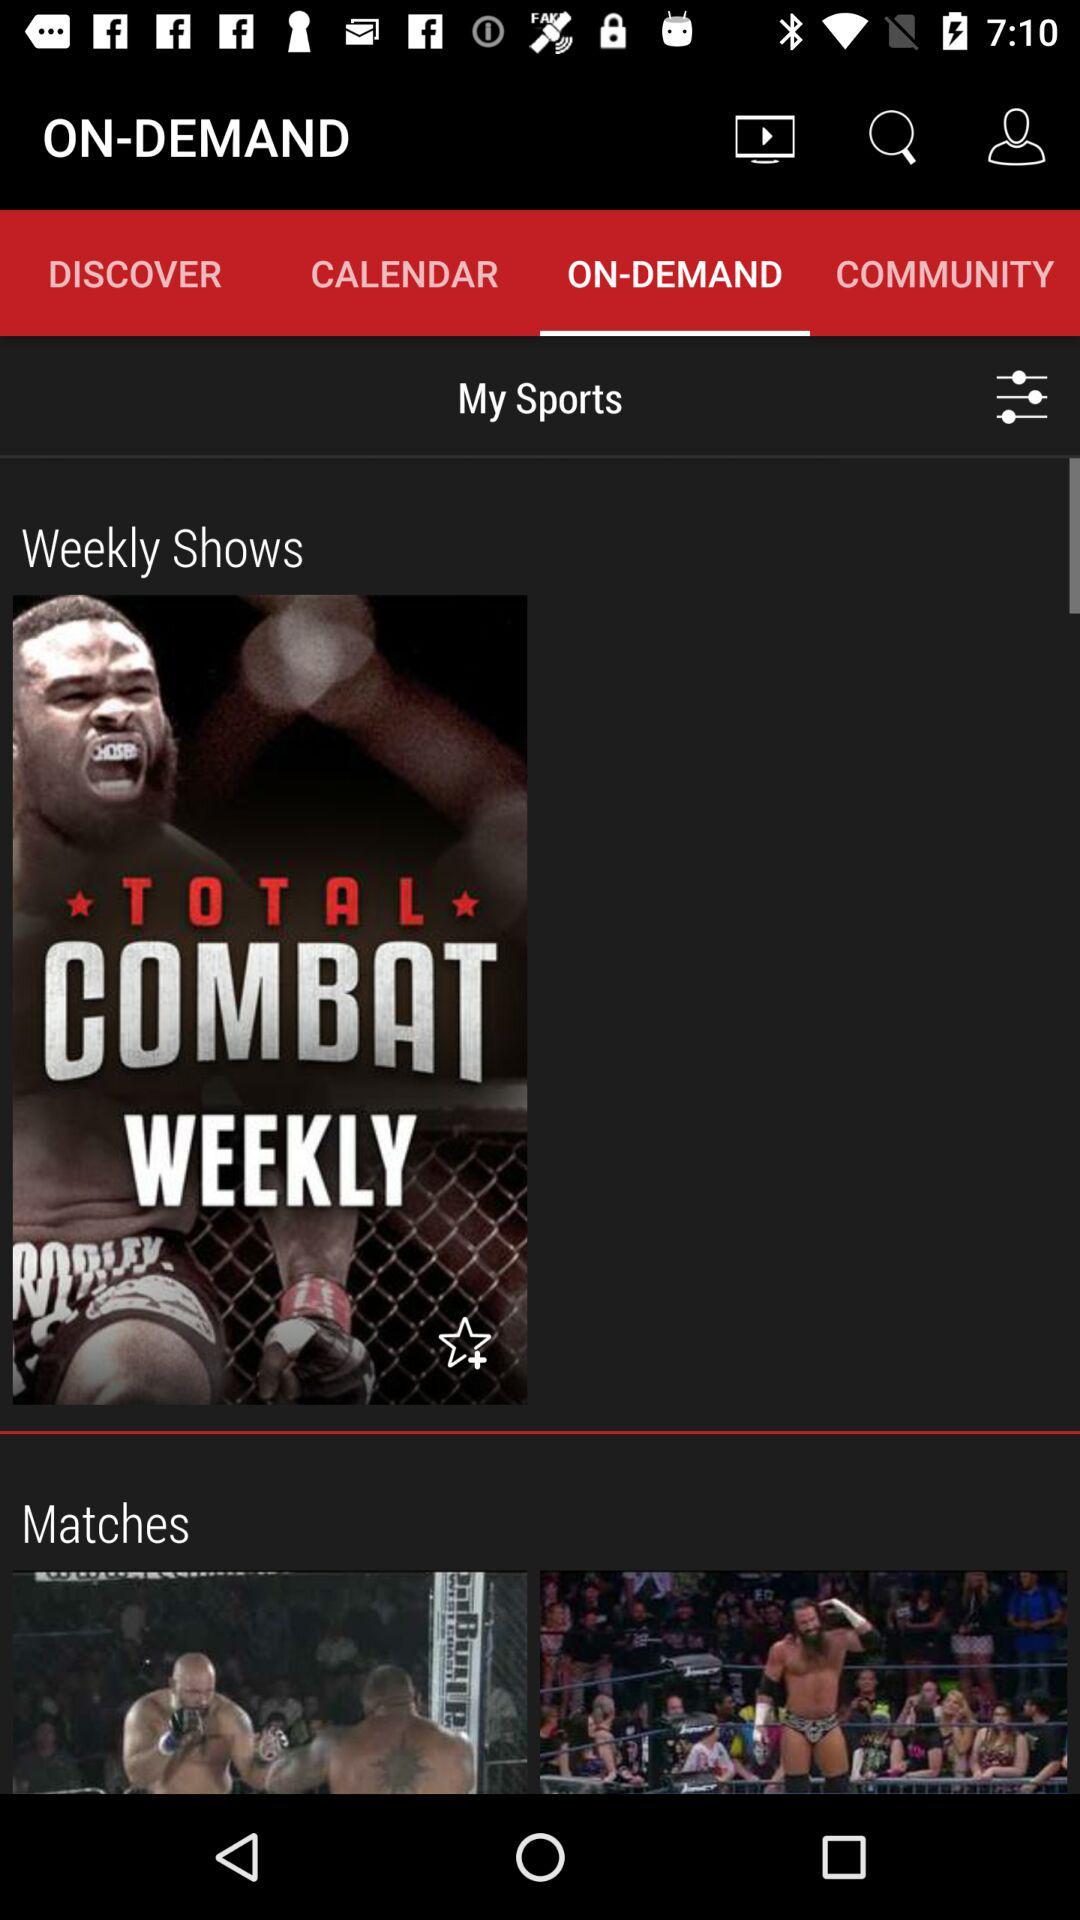 The height and width of the screenshot is (1920, 1080). Describe the element at coordinates (1022, 396) in the screenshot. I see `the sliders icon` at that location.